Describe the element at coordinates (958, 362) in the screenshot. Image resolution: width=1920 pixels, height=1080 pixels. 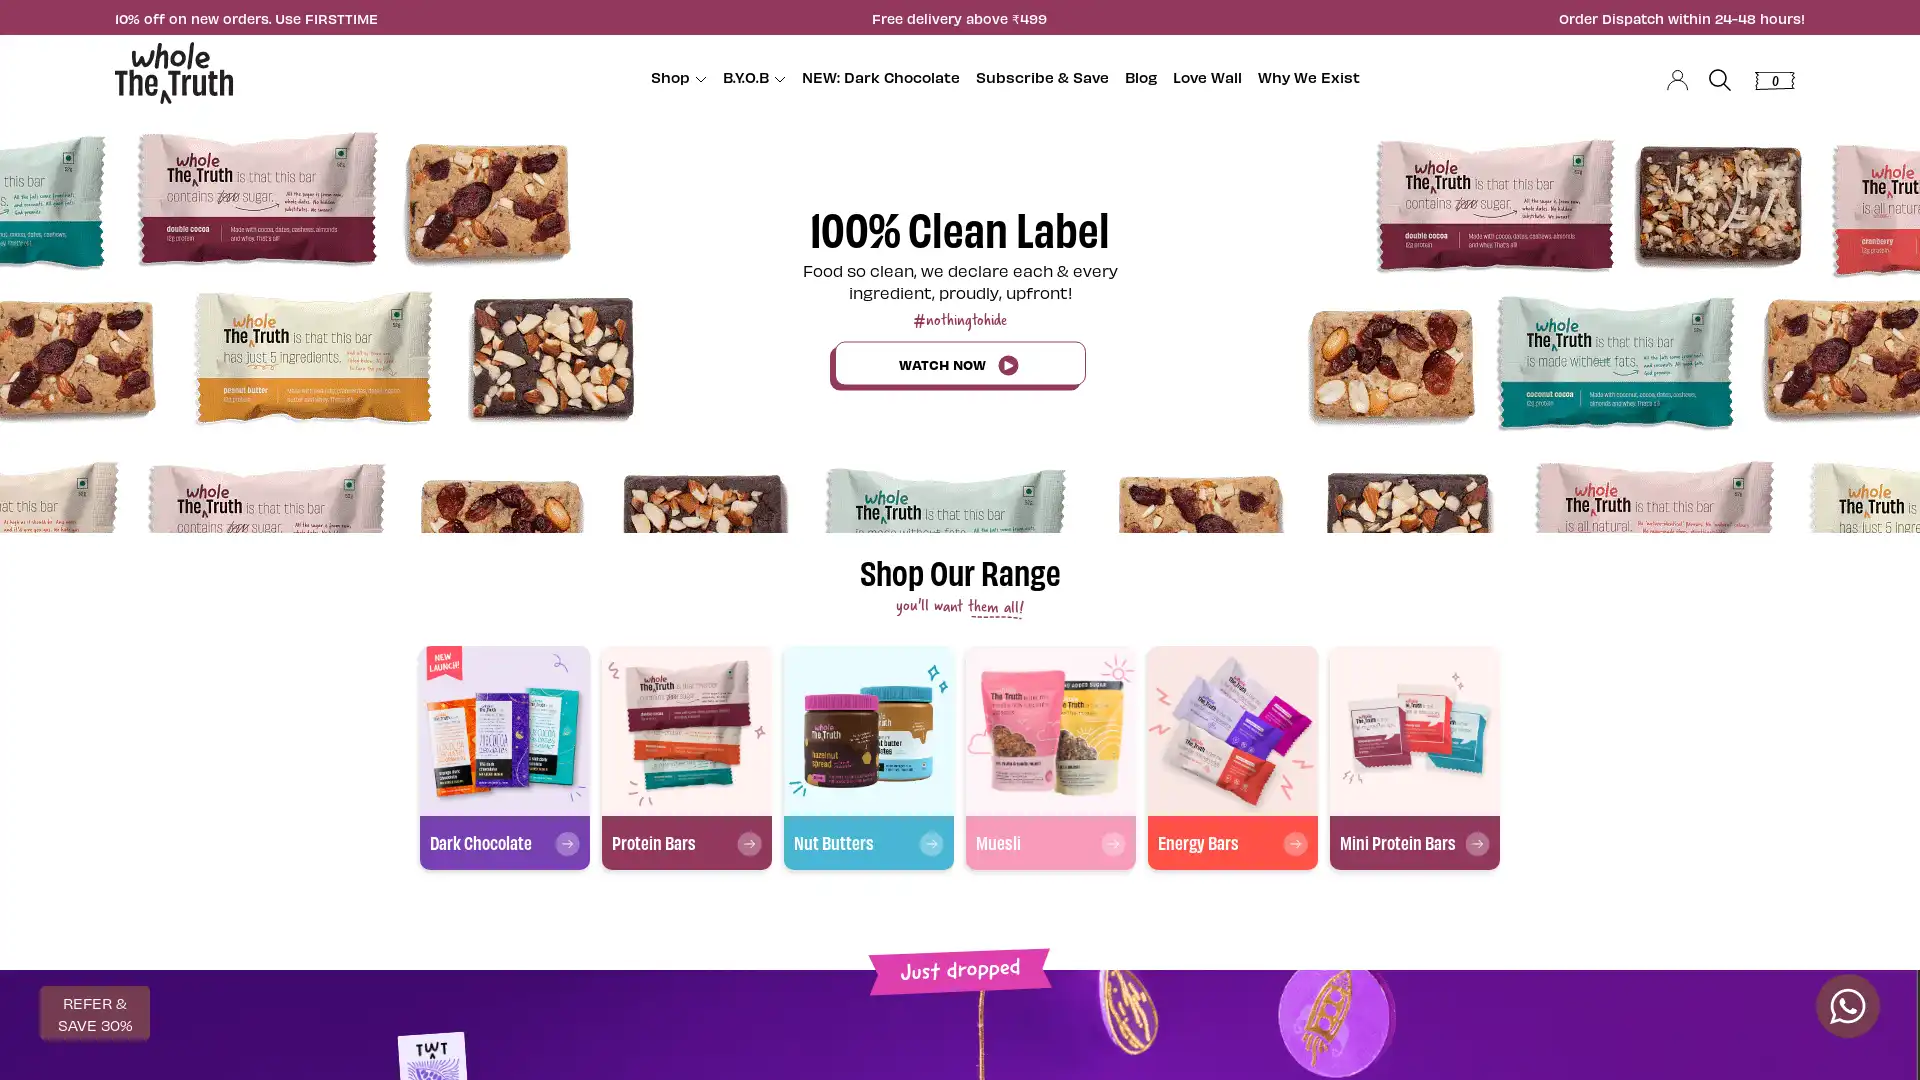
I see `WATCH NOW` at that location.